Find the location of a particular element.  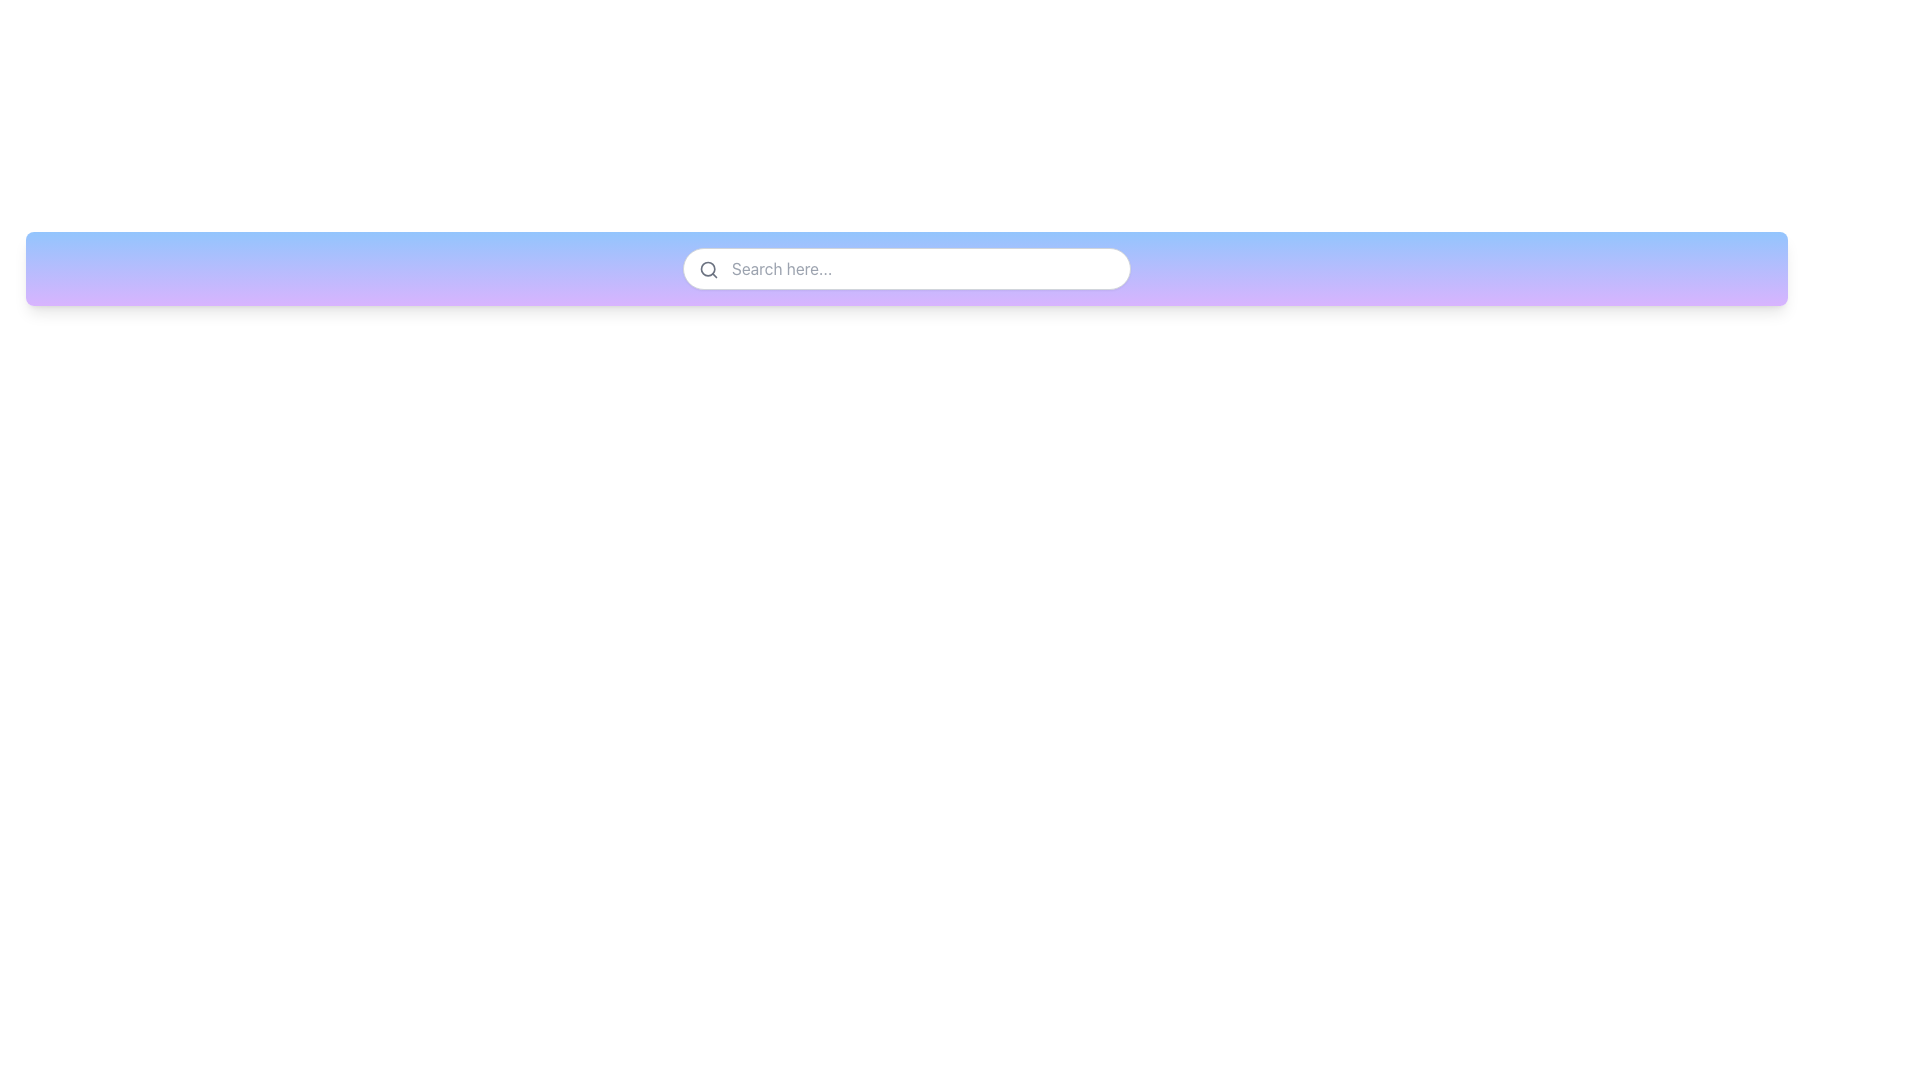

the search functionality icon, which is positioned near the top-left corner of the search input field is located at coordinates (709, 270).